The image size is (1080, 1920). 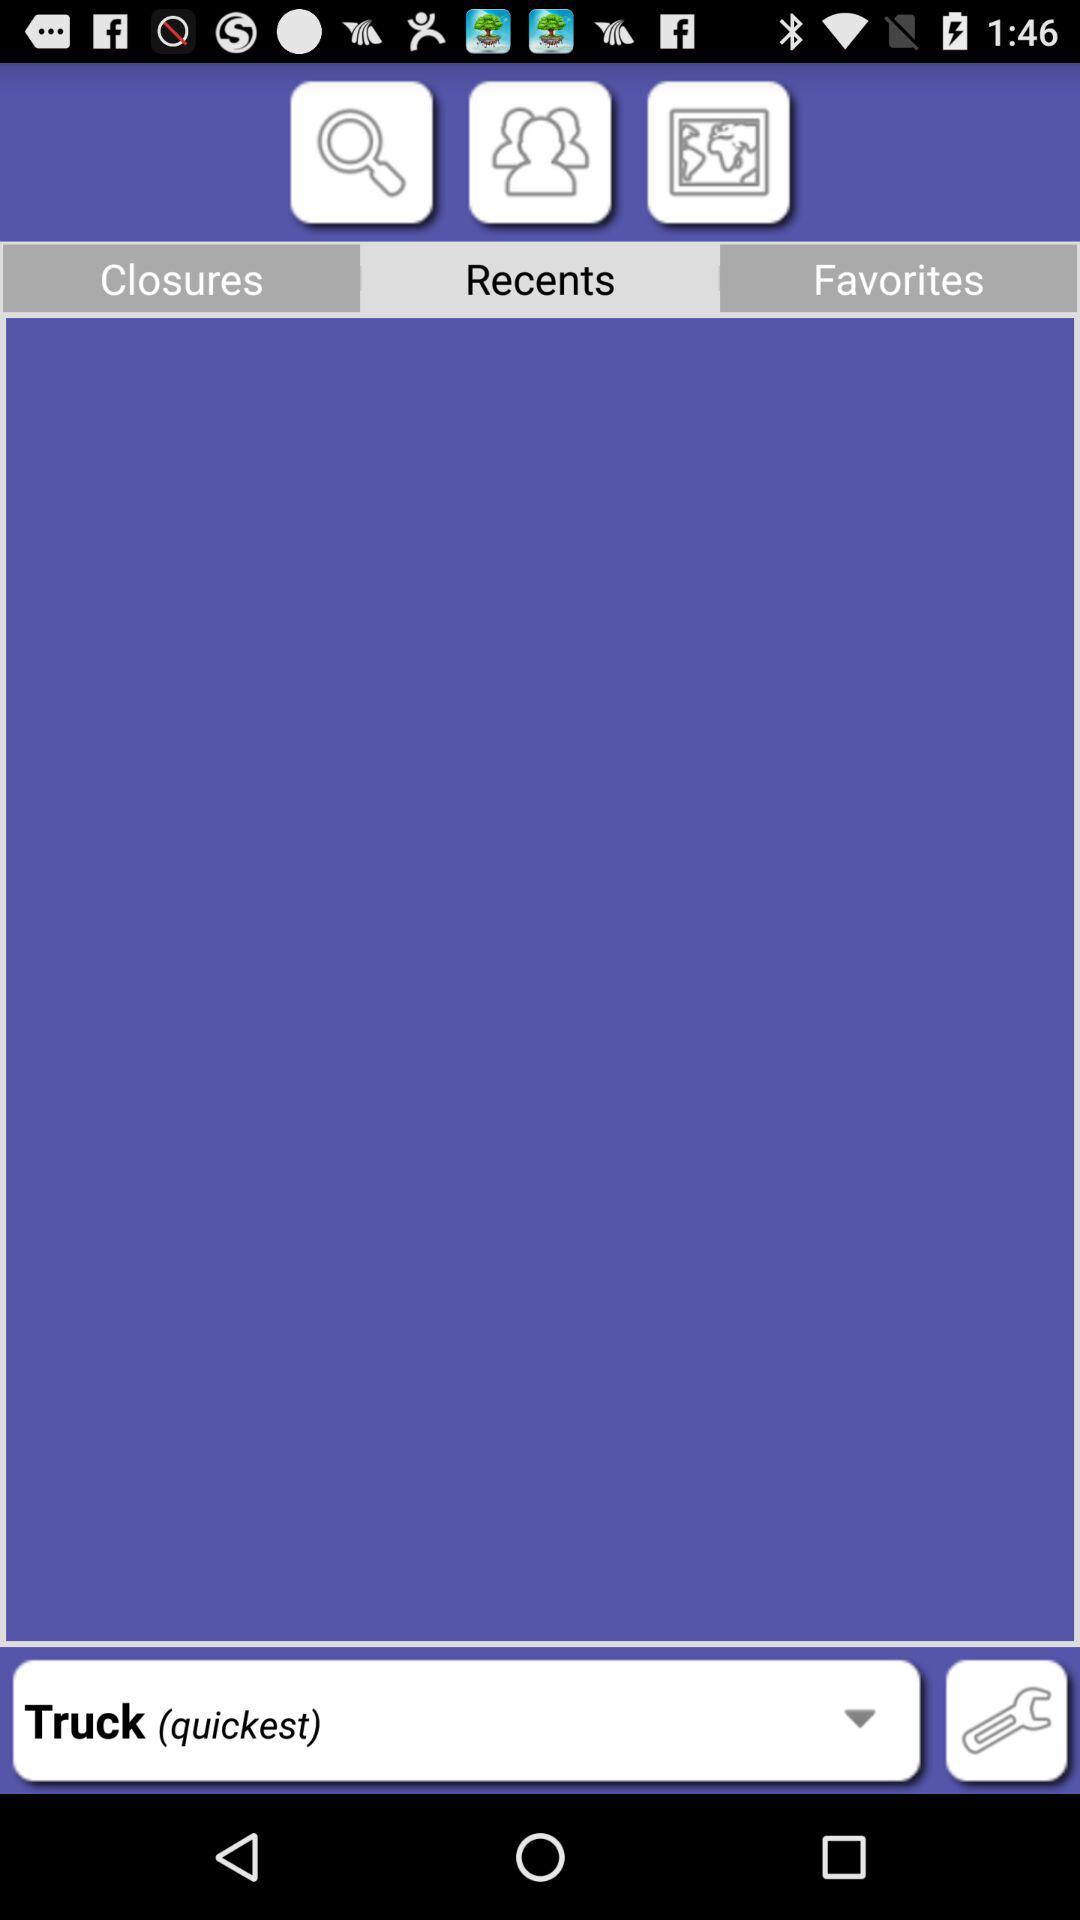 What do you see at coordinates (1006, 1719) in the screenshot?
I see `item at the bottom right corner` at bounding box center [1006, 1719].